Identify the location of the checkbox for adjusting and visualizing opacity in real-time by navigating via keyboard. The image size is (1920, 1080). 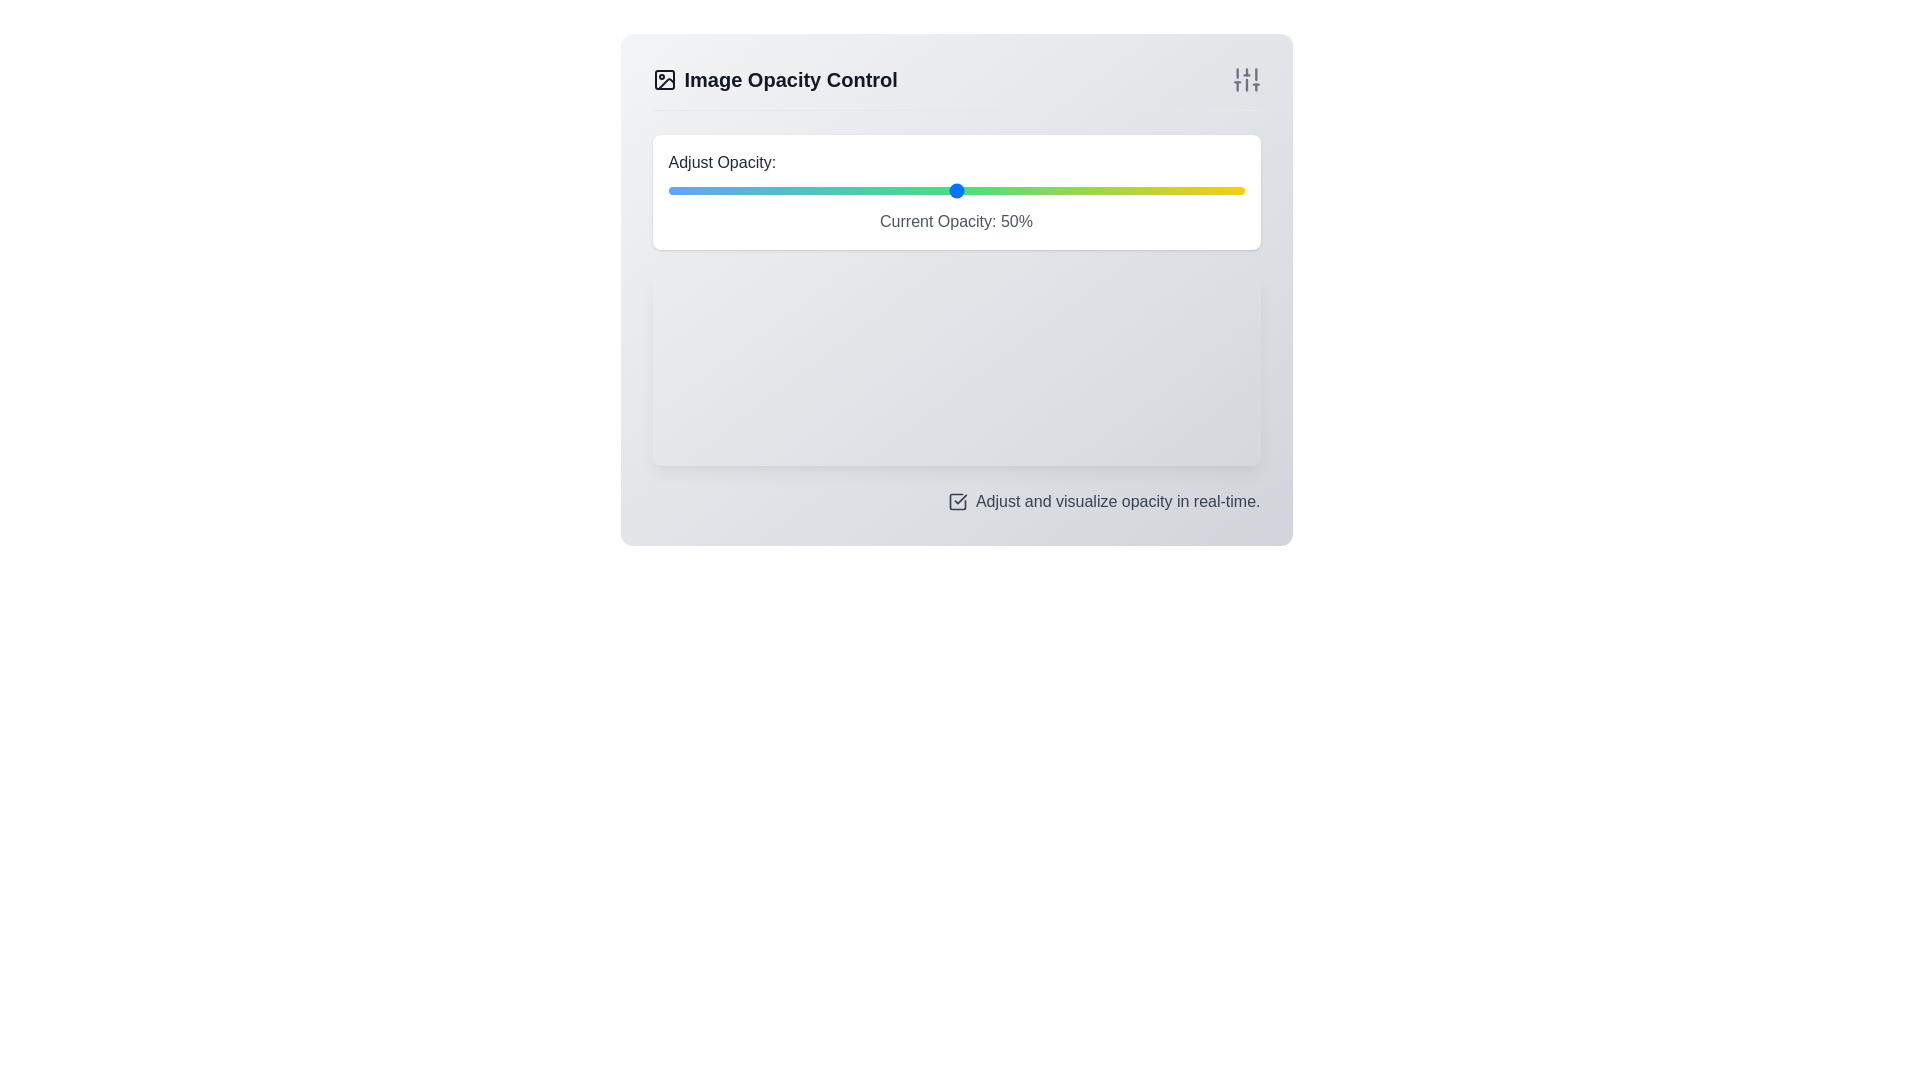
(955, 500).